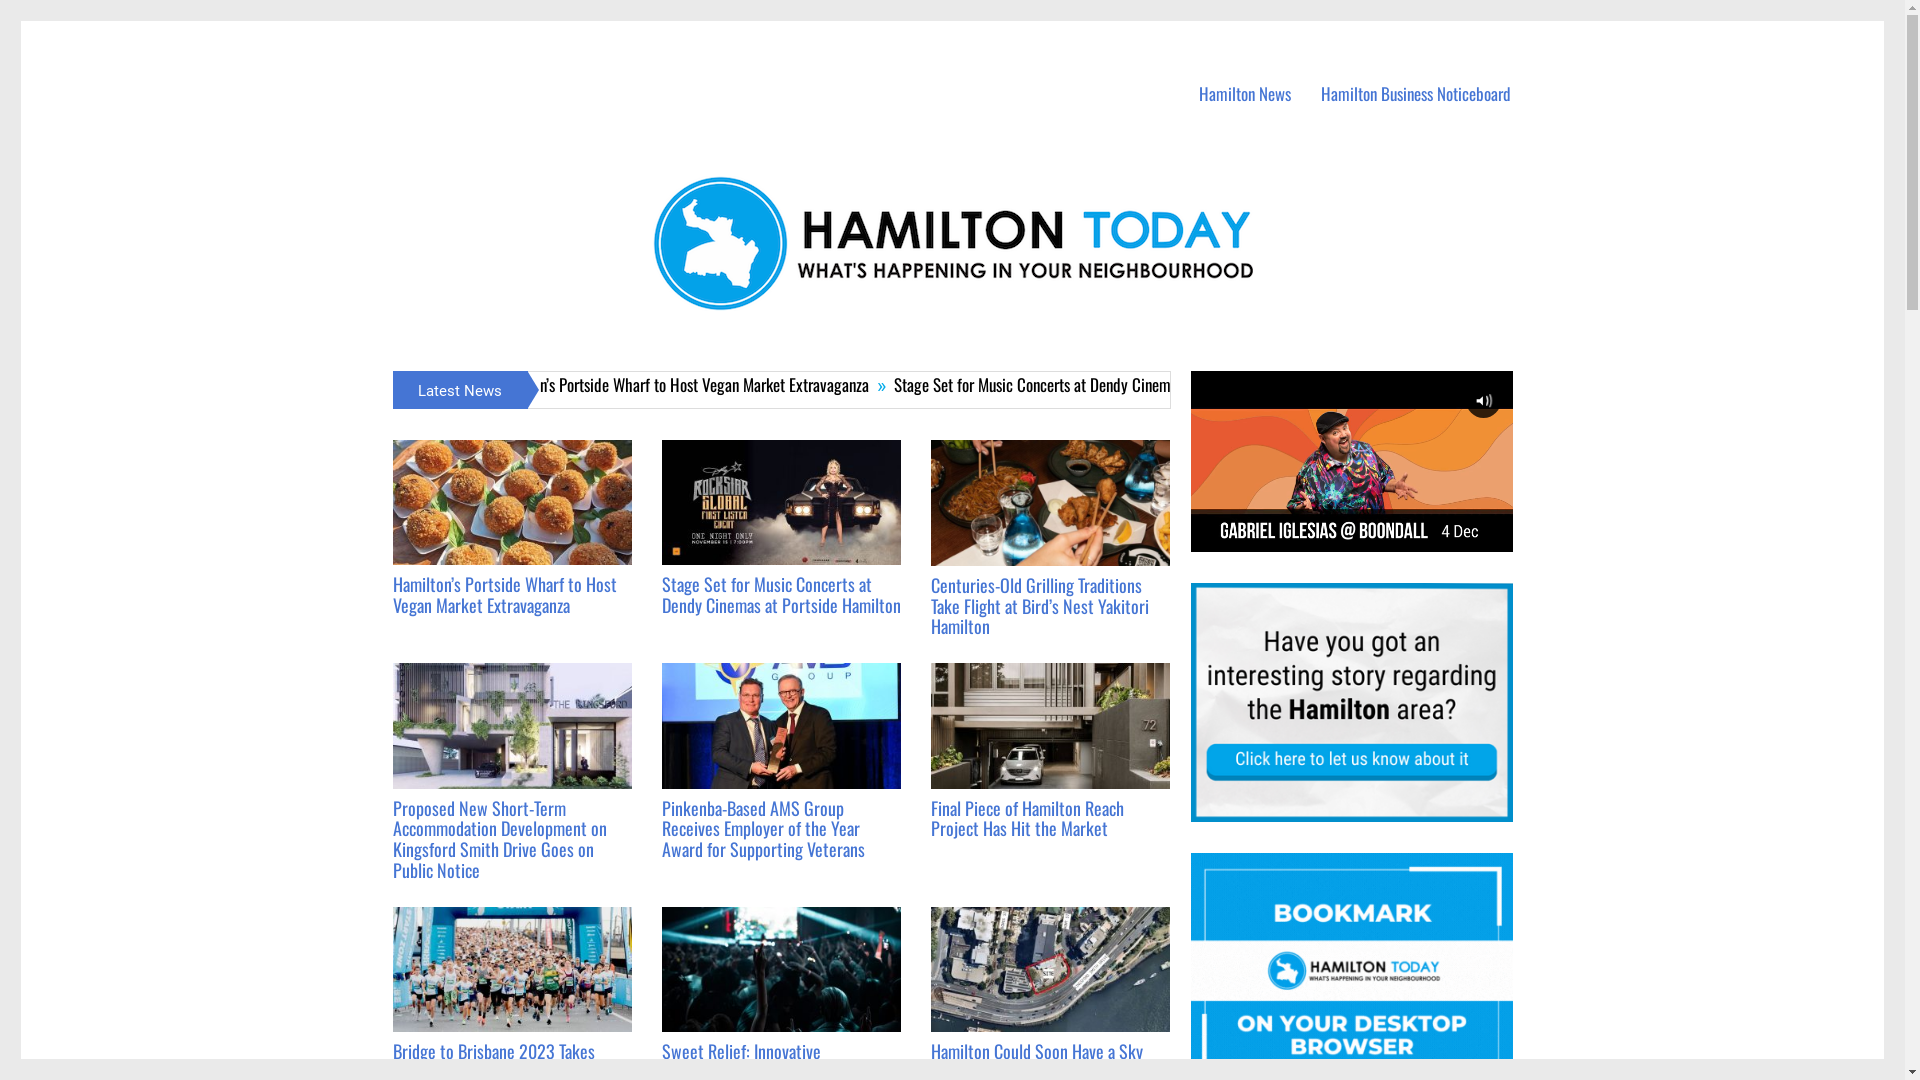 This screenshot has height=1080, width=1920. Describe the element at coordinates (1243, 94) in the screenshot. I see `'Hamilton News'` at that location.